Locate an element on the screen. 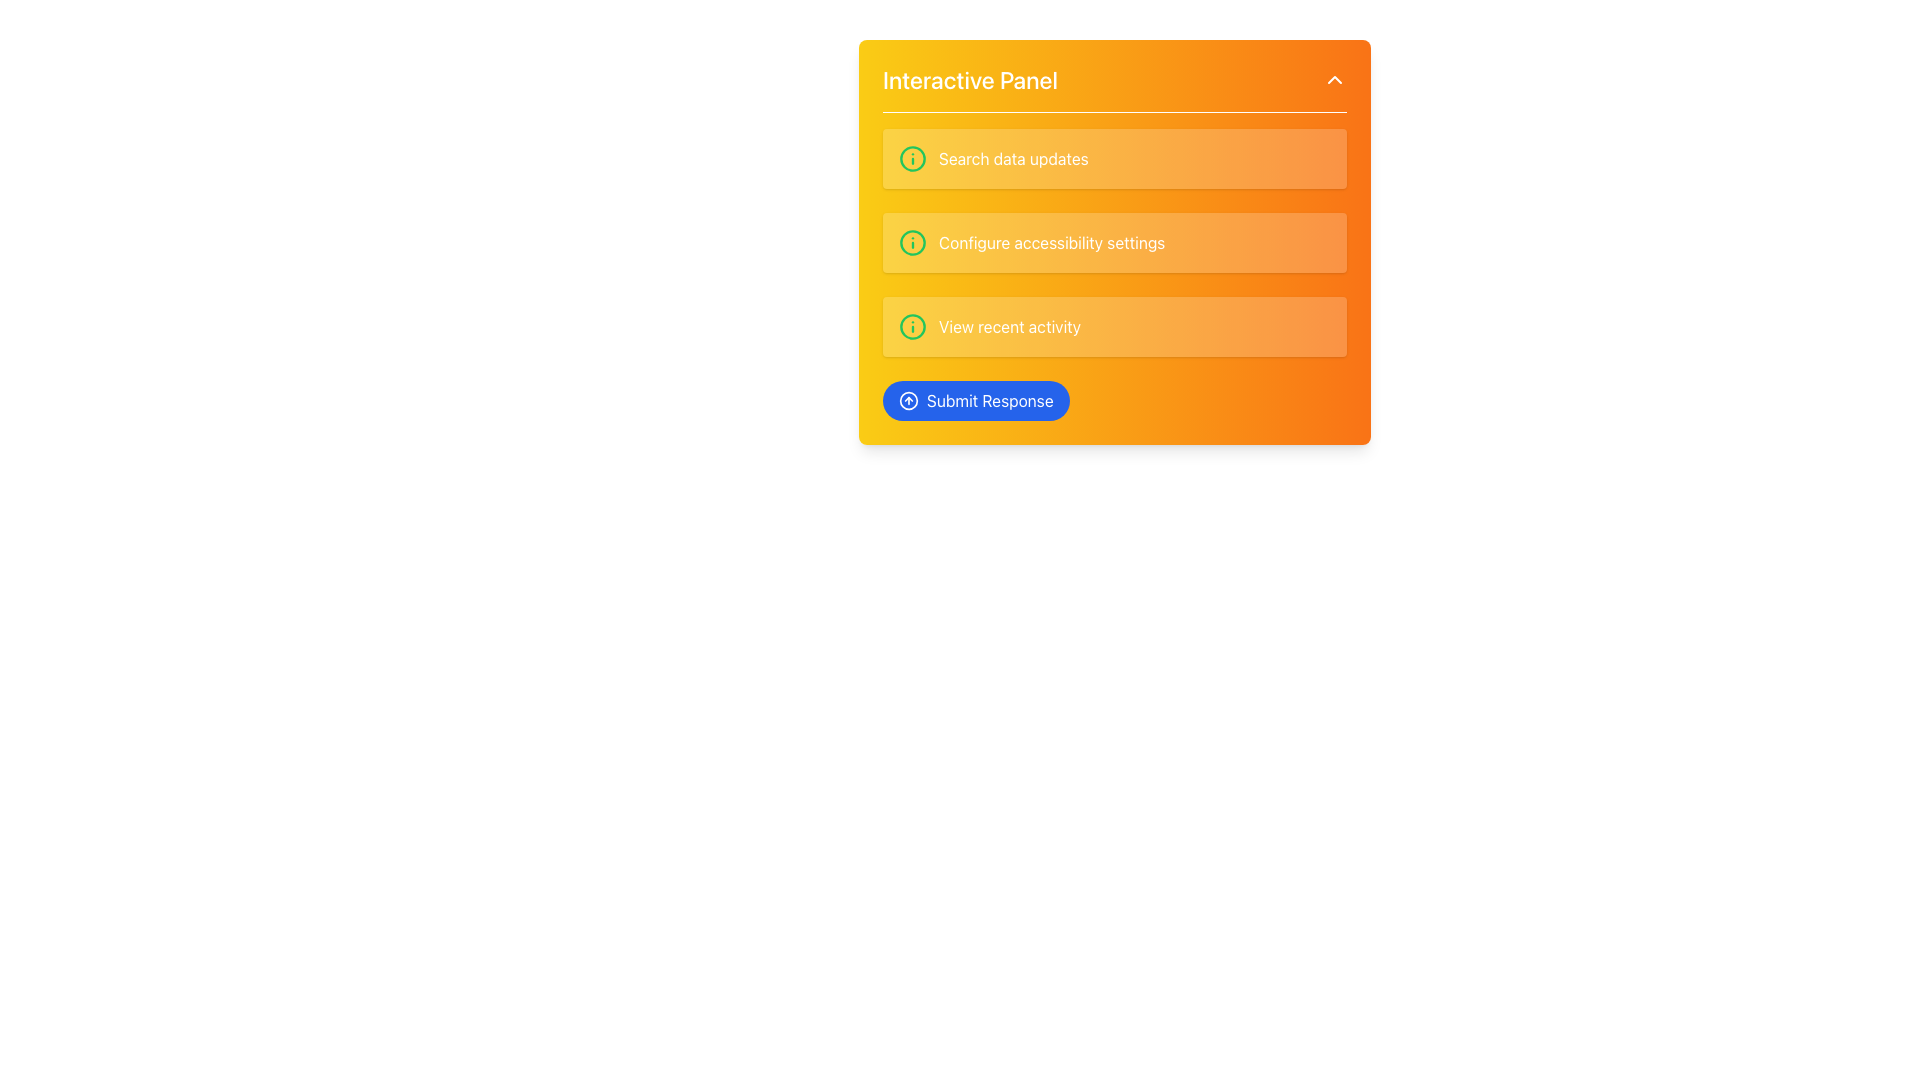 The image size is (1920, 1080). the chevron-shaped button with a white color on an orange background located in the top-right corner of the 'Interactive Panel' is located at coordinates (1334, 79).